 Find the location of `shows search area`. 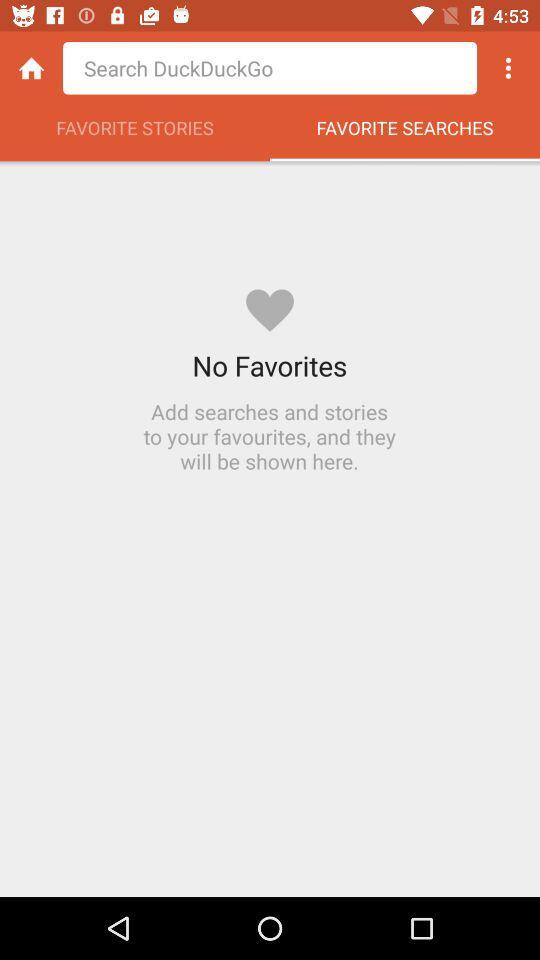

shows search area is located at coordinates (270, 68).